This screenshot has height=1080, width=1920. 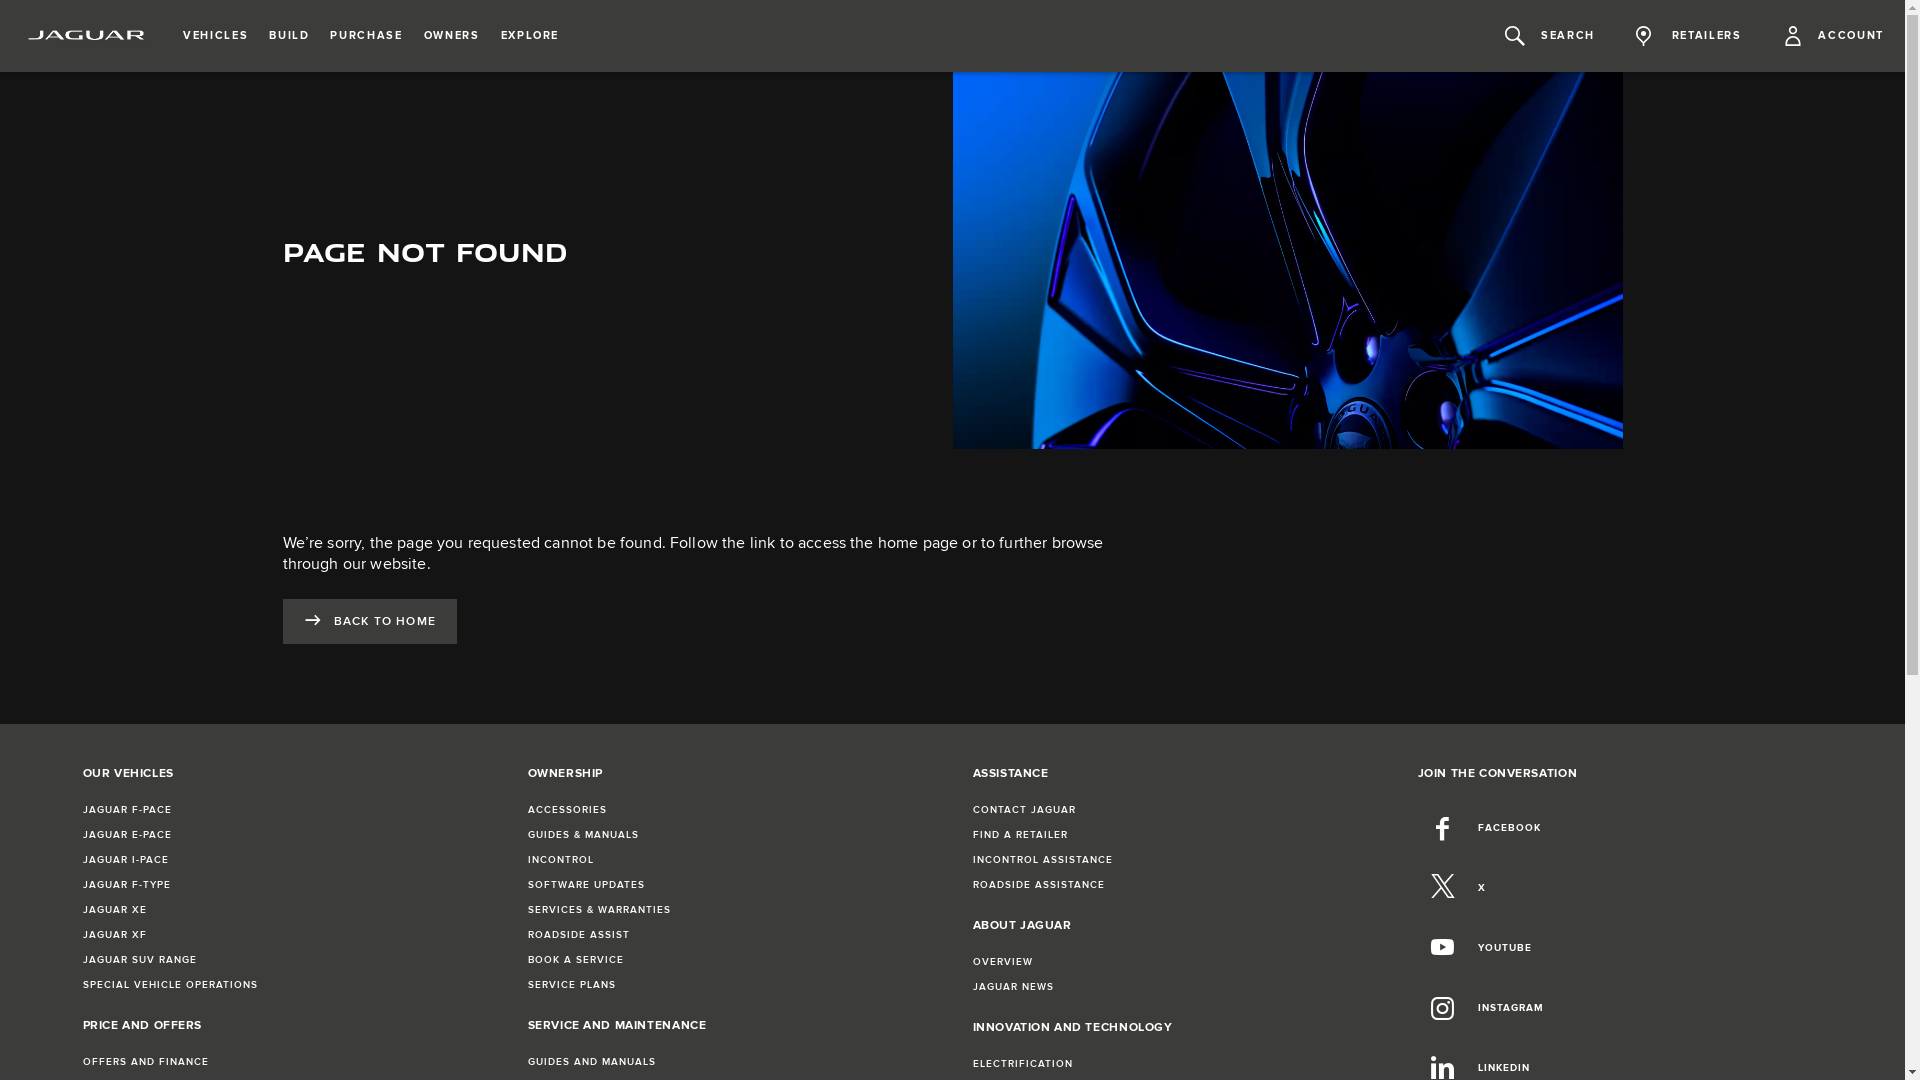 What do you see at coordinates (528, 910) in the screenshot?
I see `'SERVICES & WARRANTIES'` at bounding box center [528, 910].